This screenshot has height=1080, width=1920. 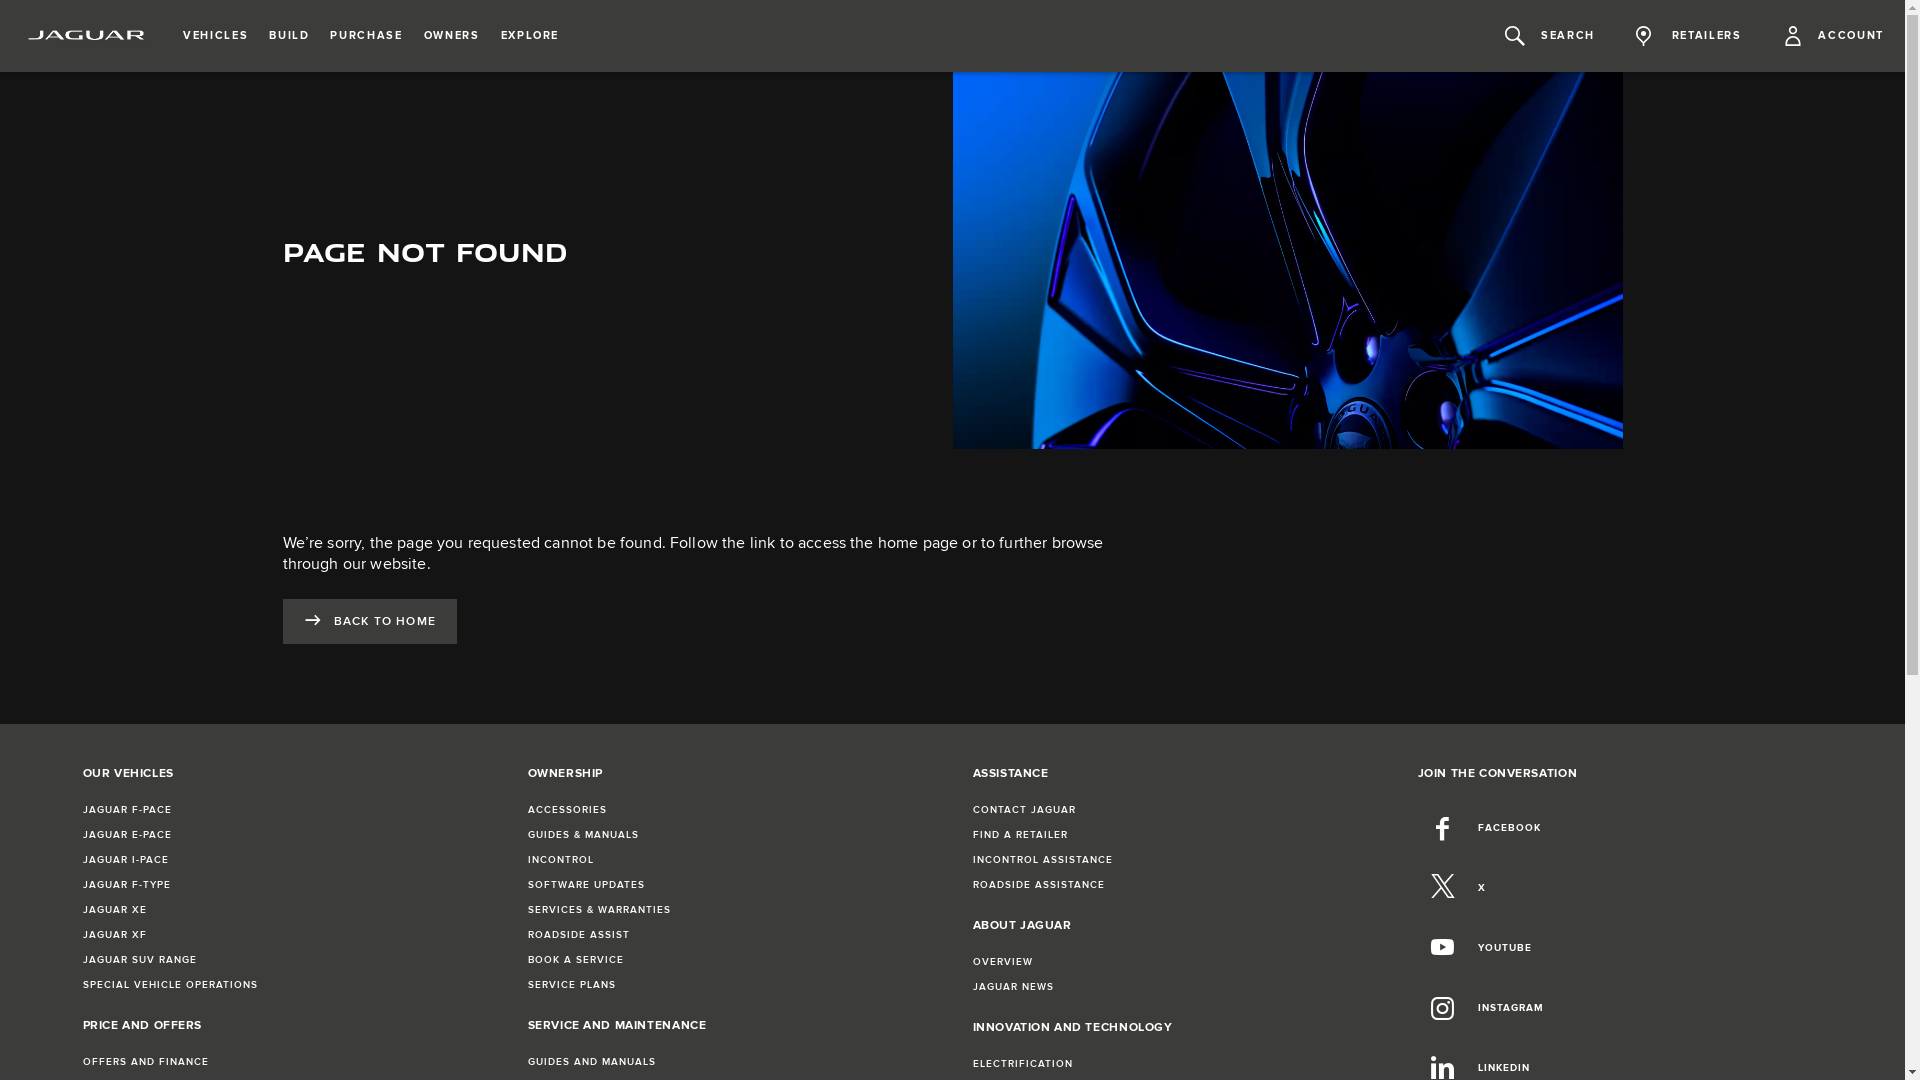 What do you see at coordinates (528, 910) in the screenshot?
I see `'SERVICES & WARRANTIES'` at bounding box center [528, 910].